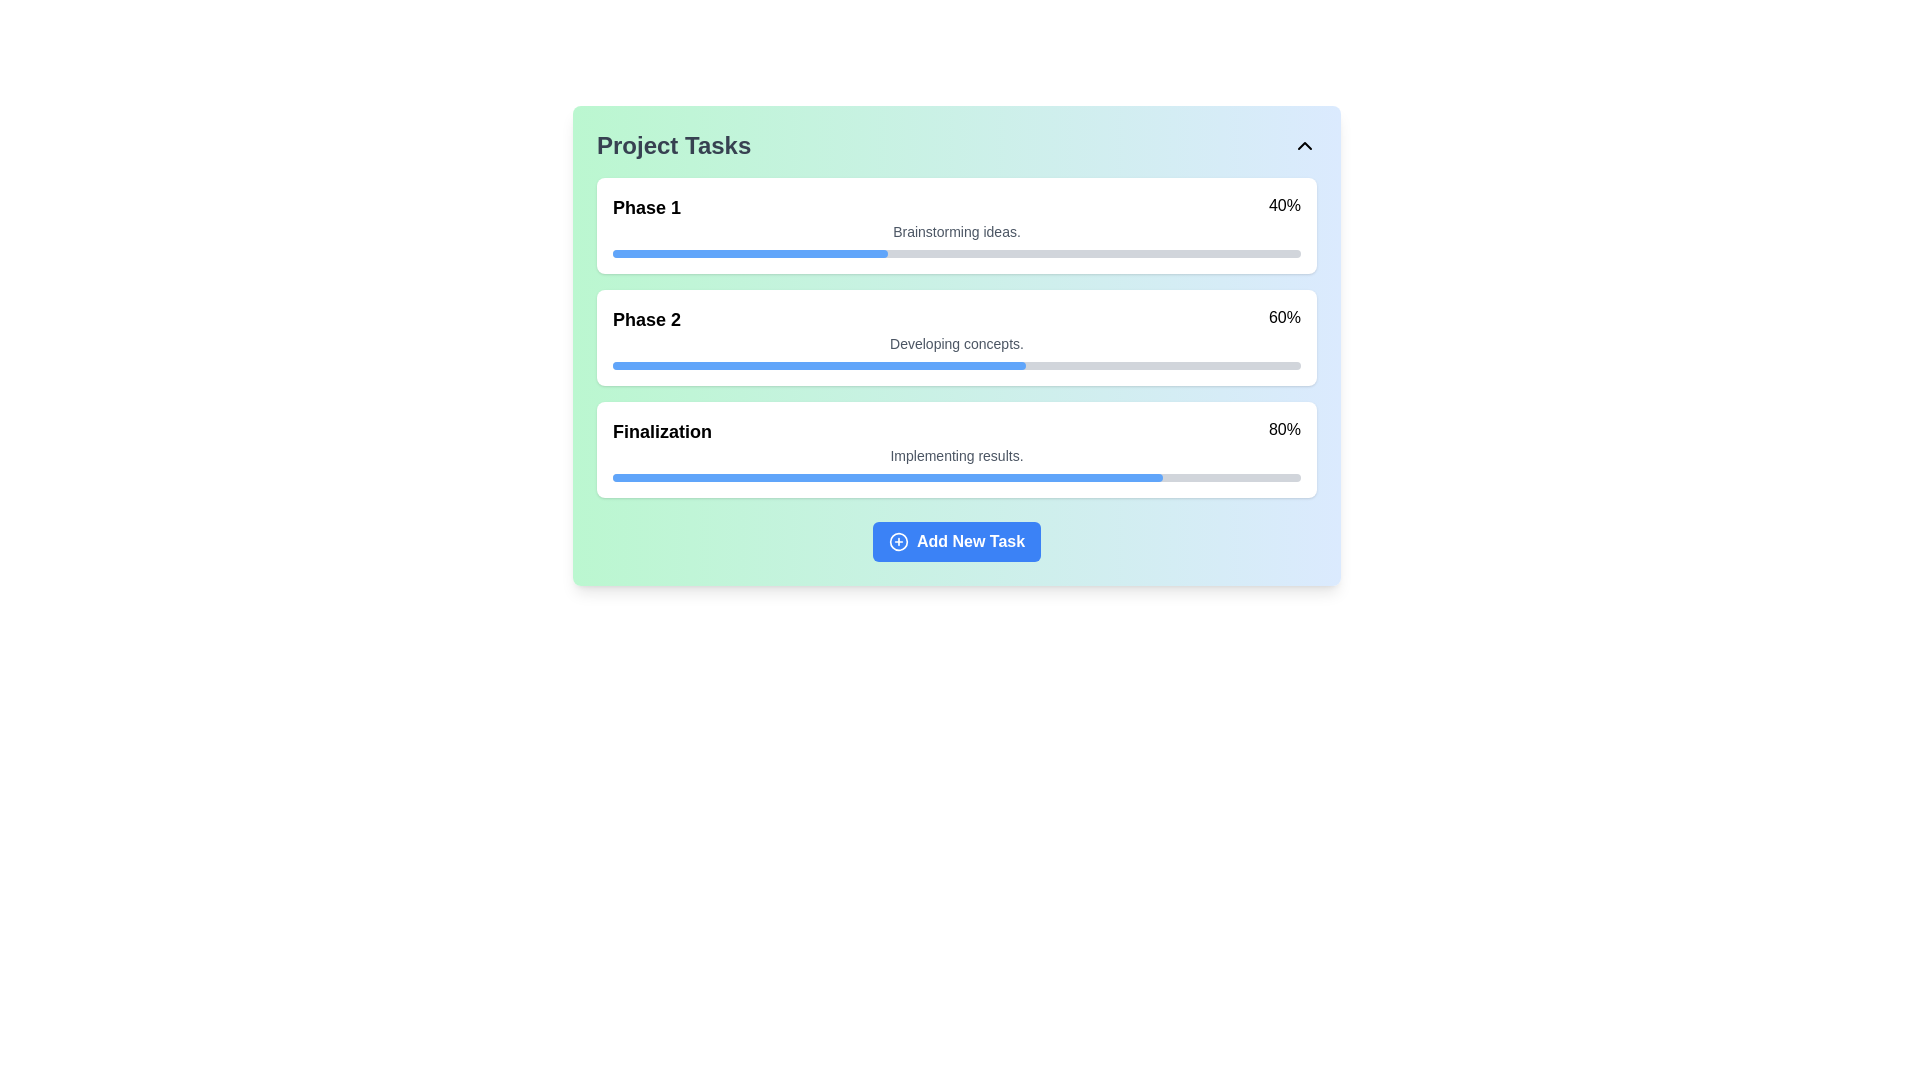 The image size is (1920, 1080). What do you see at coordinates (955, 345) in the screenshot?
I see `the 'Add New Task' button located at the bottom of the Task Tracker Panel to input a new task` at bounding box center [955, 345].